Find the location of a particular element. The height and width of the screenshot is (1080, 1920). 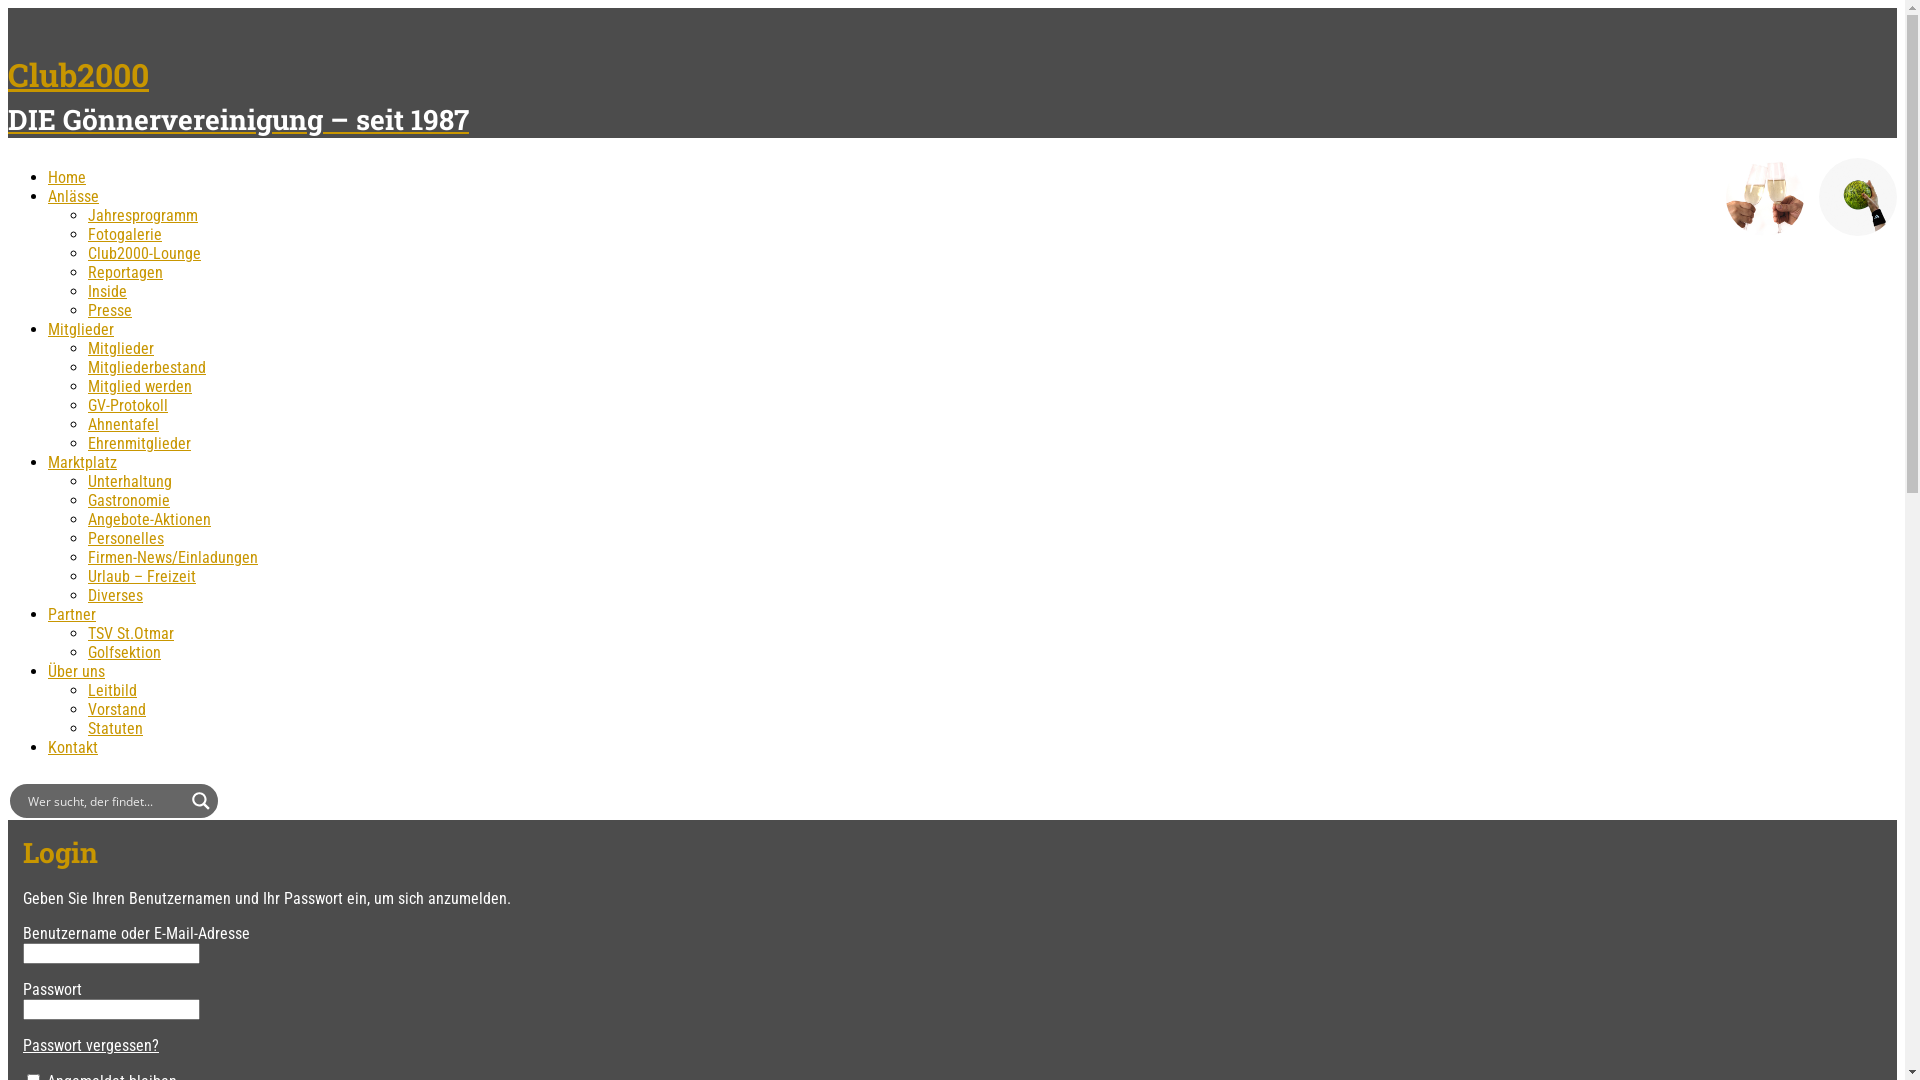

'Diverses' is located at coordinates (114, 594).